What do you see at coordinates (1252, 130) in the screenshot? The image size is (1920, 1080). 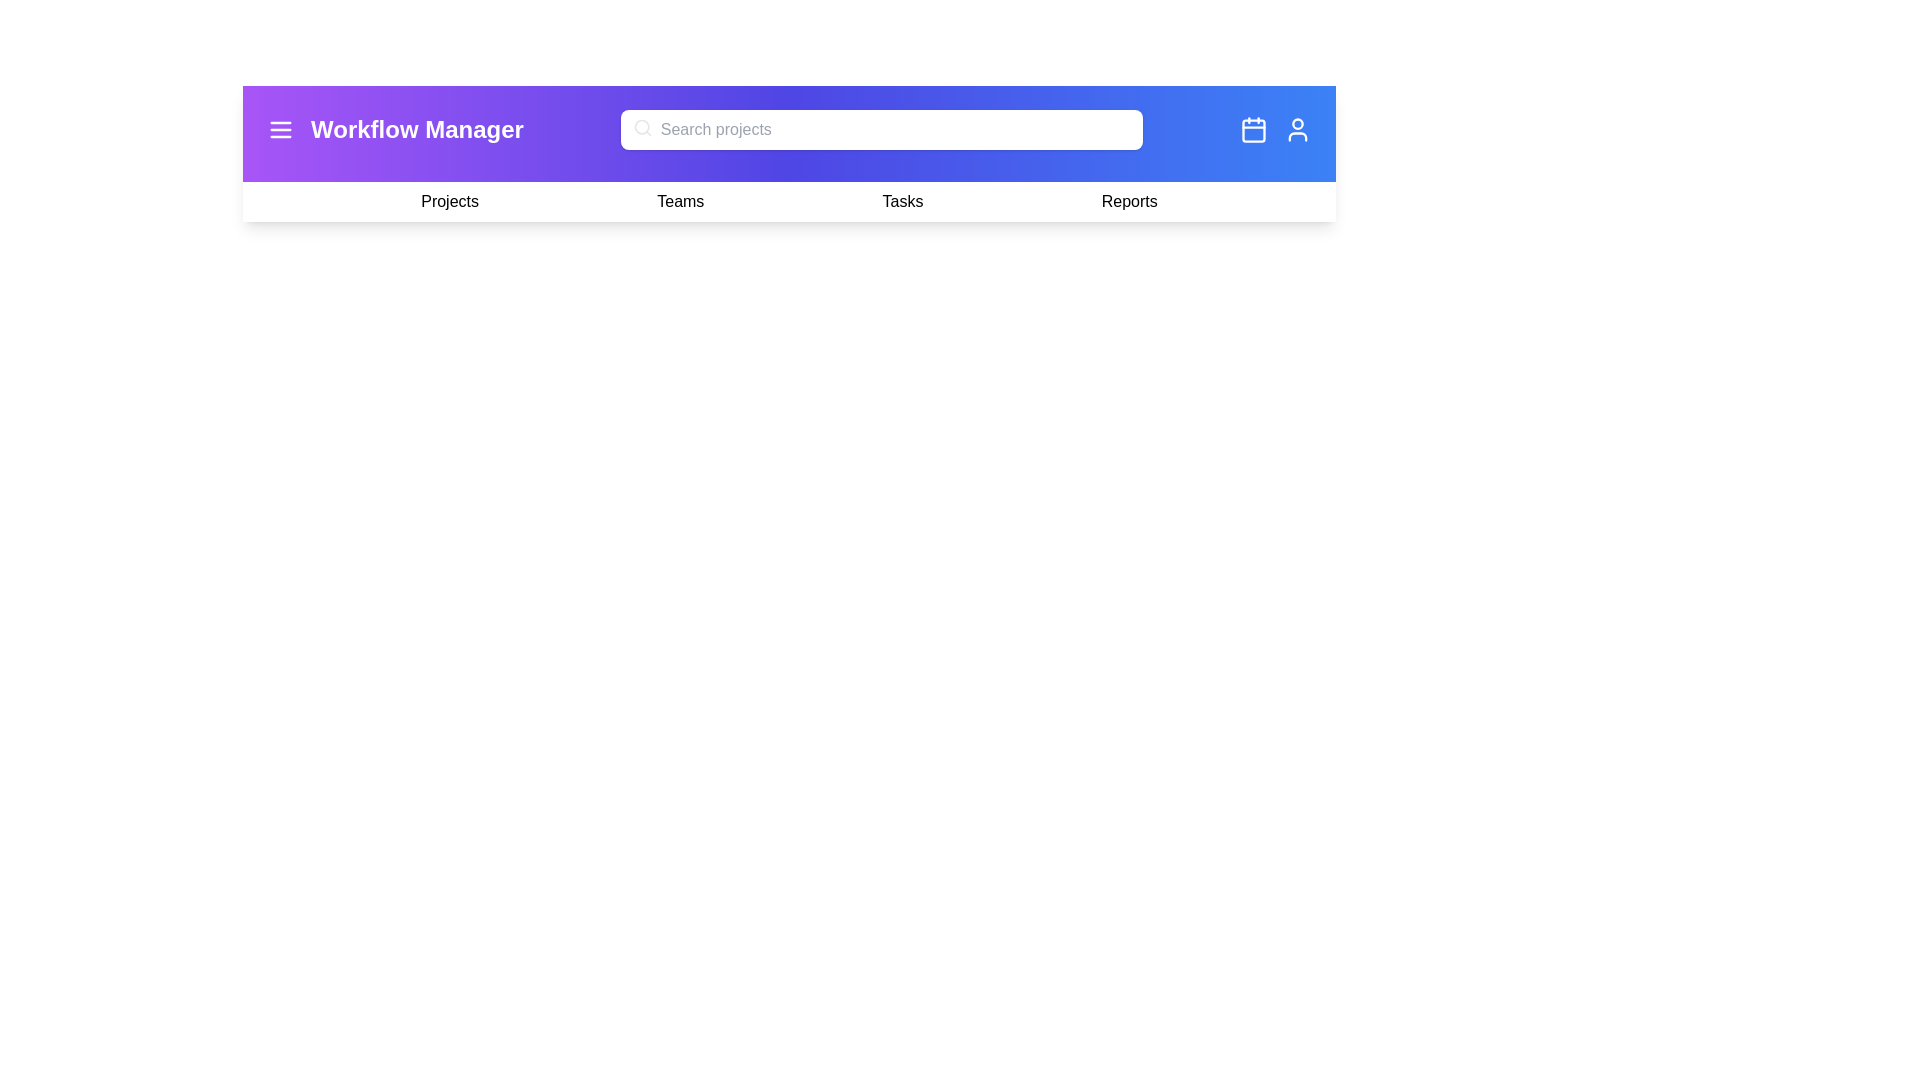 I see `the calendar icon to view the schedule` at bounding box center [1252, 130].